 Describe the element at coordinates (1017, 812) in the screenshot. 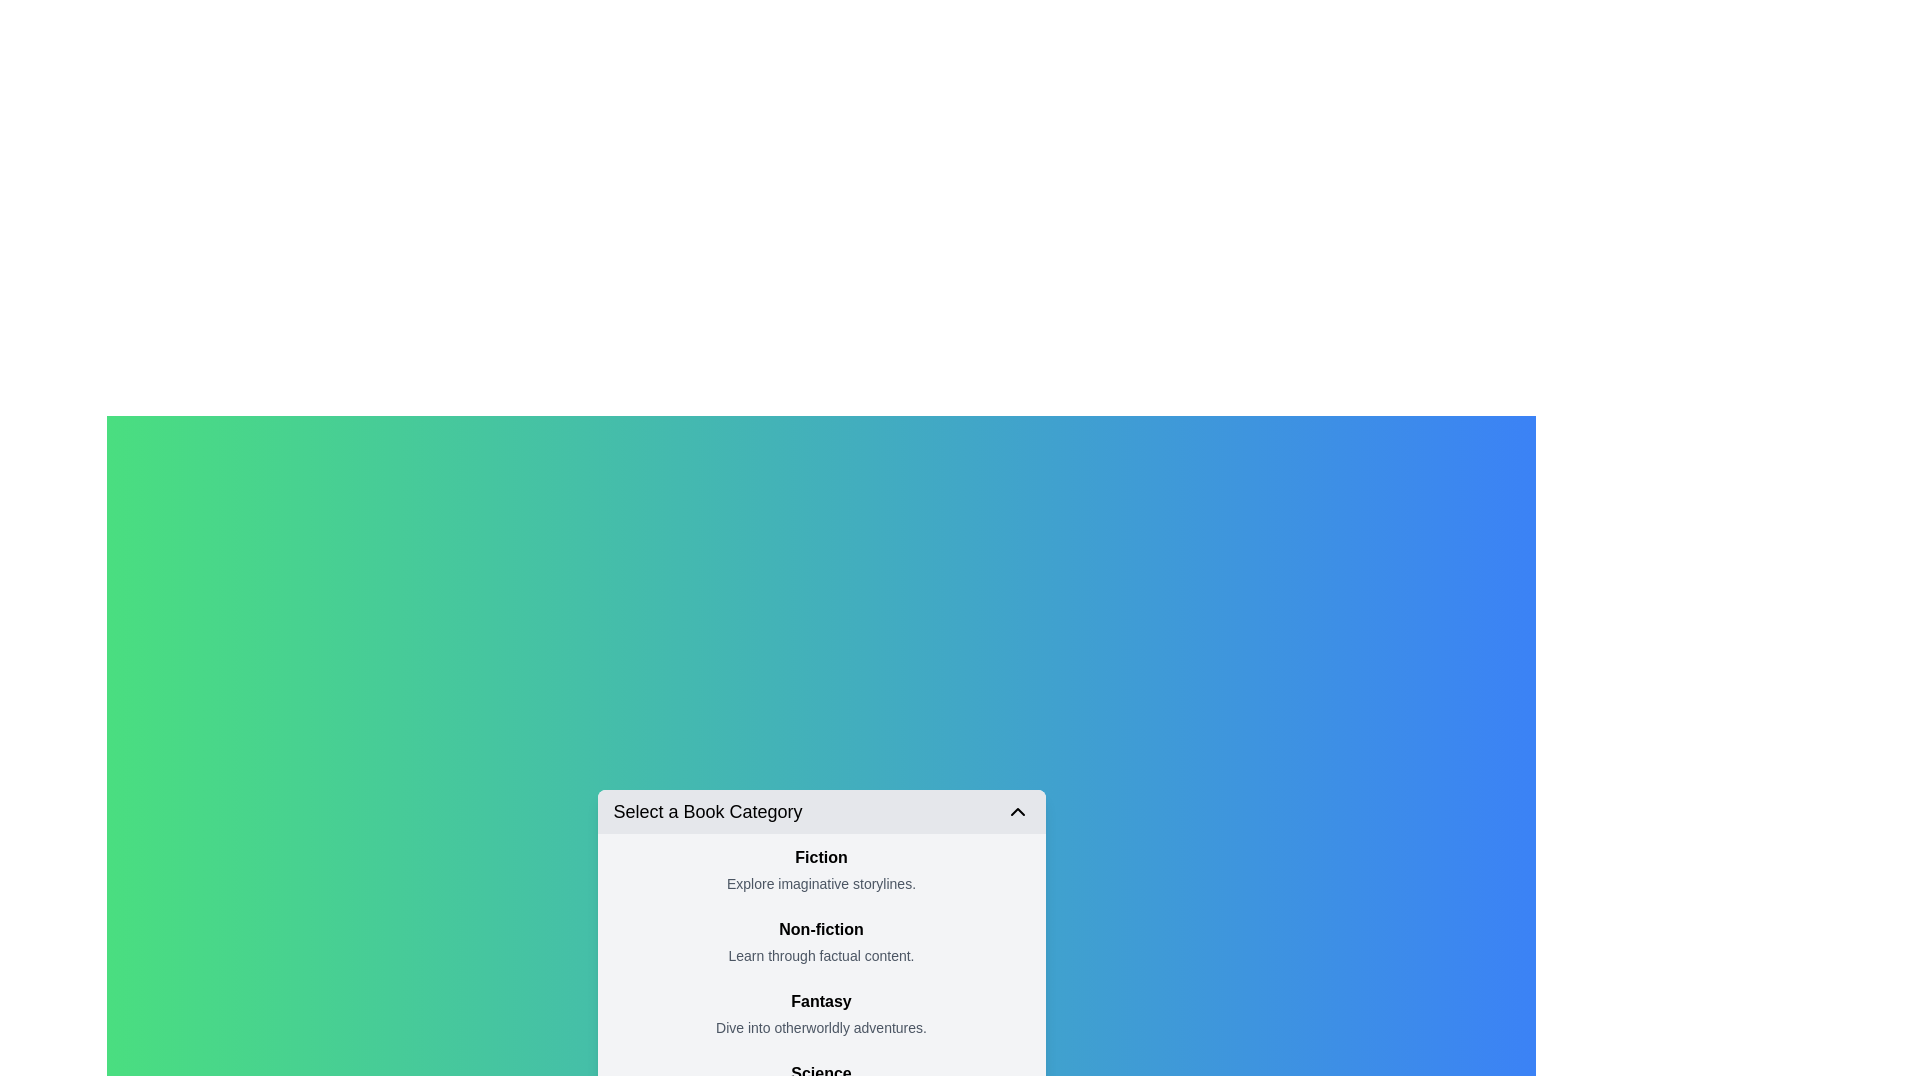

I see `the small upward-pointing arrow icon` at that location.